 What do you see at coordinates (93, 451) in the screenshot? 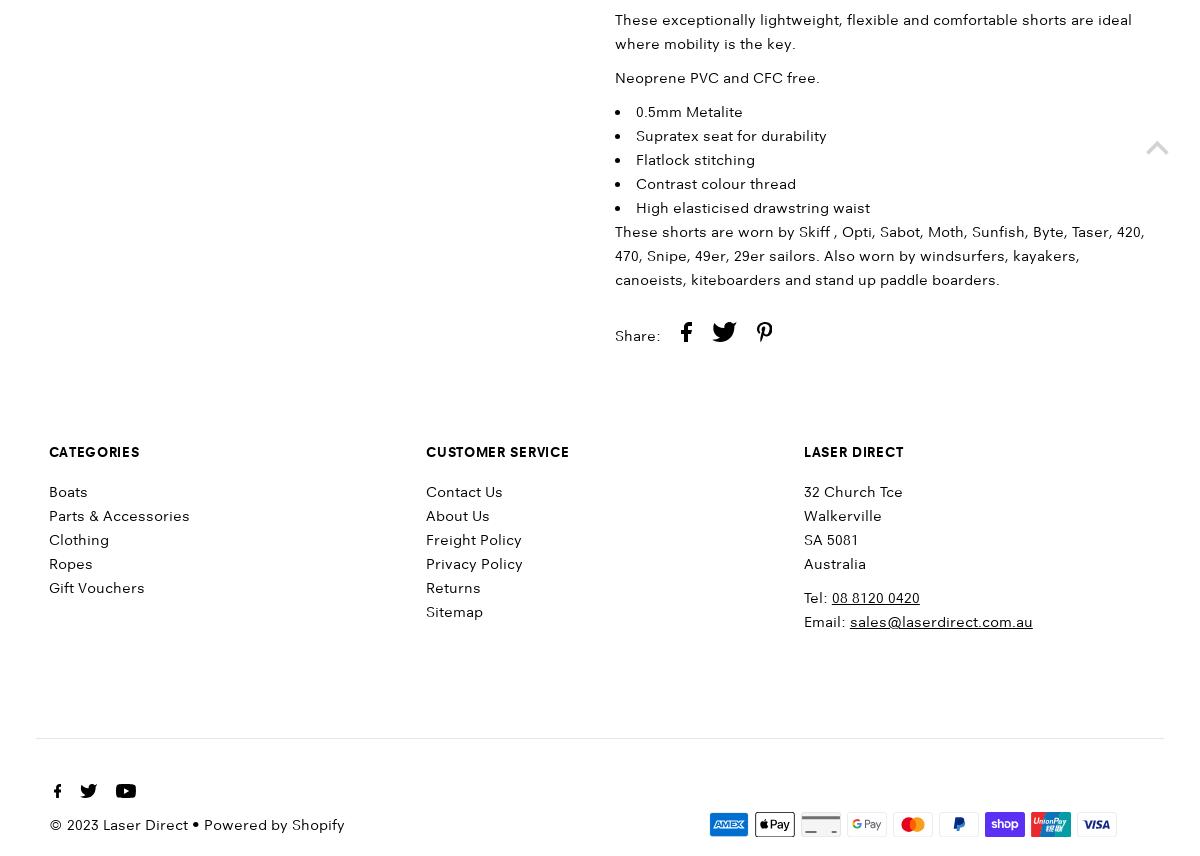
I see `'Categories'` at bounding box center [93, 451].